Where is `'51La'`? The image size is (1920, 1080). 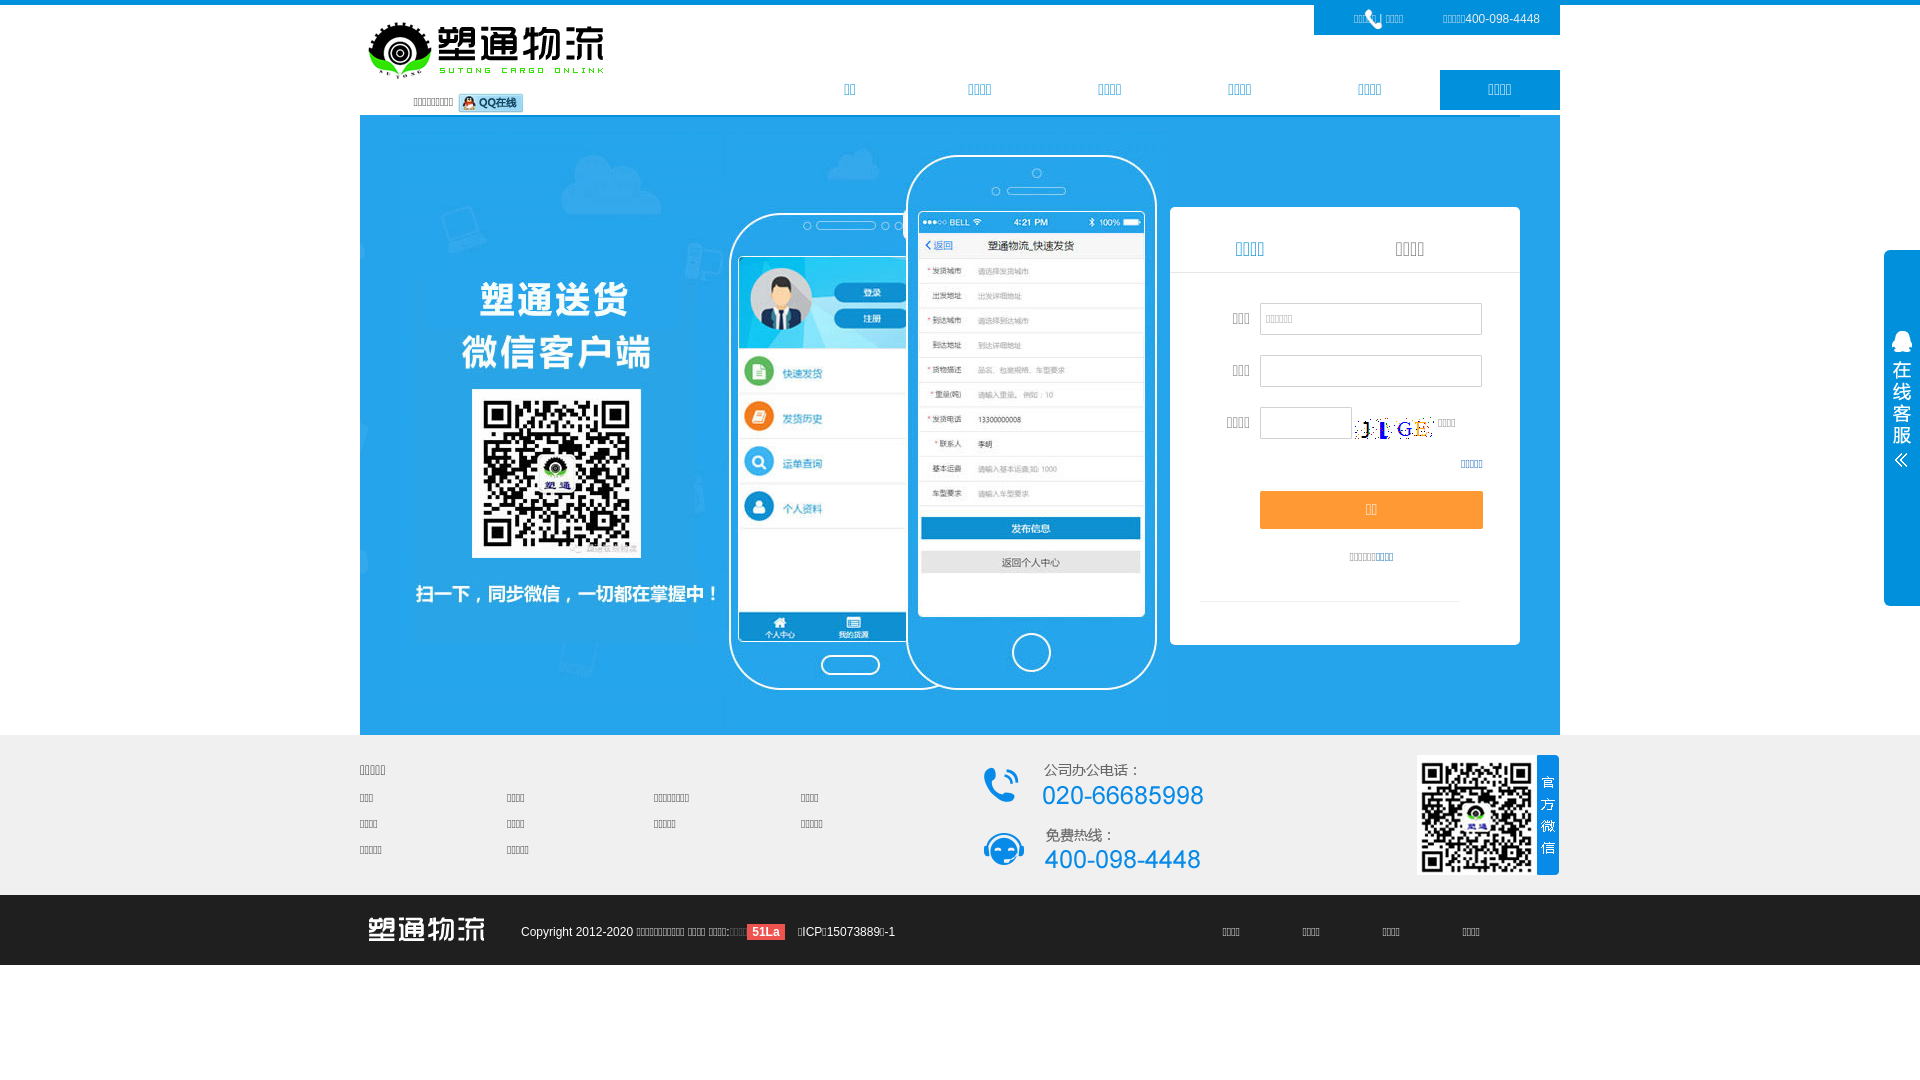
'51La' is located at coordinates (764, 932).